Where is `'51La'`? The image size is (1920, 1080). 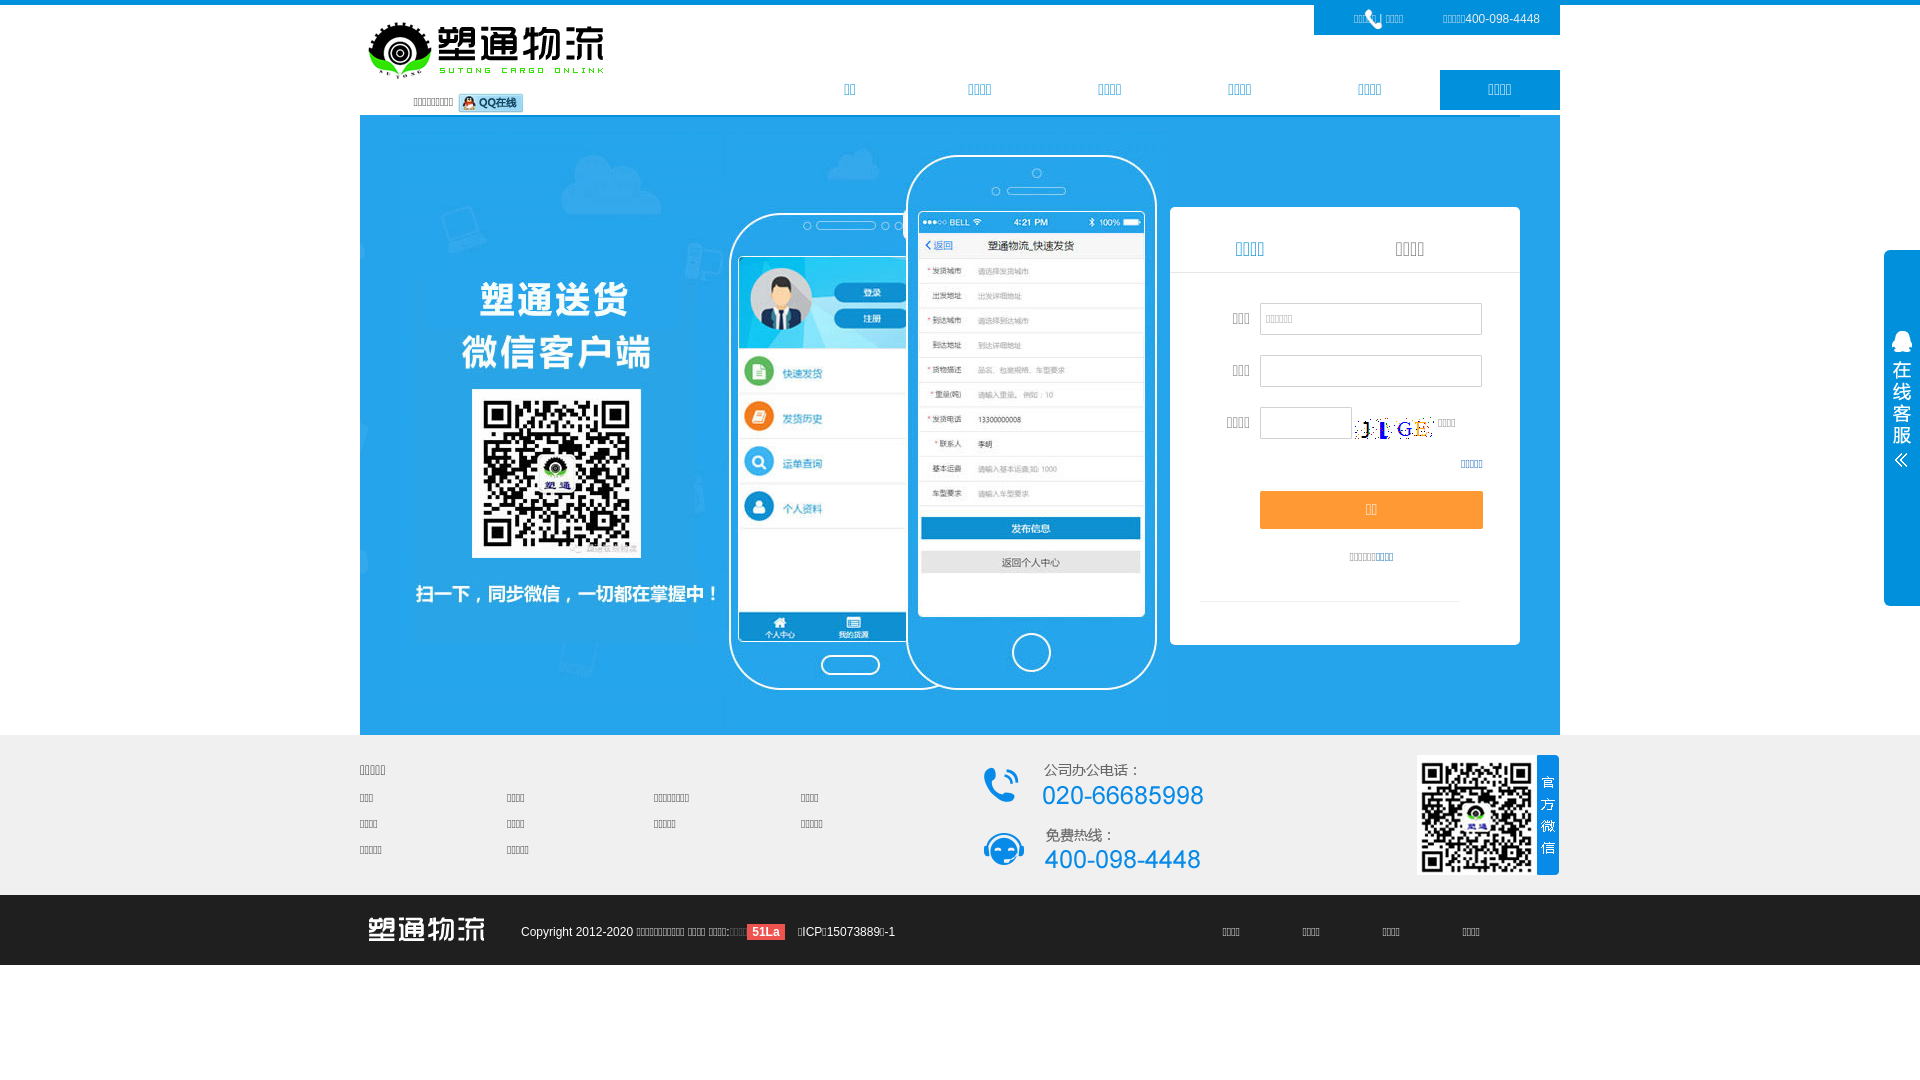
'51La' is located at coordinates (764, 932).